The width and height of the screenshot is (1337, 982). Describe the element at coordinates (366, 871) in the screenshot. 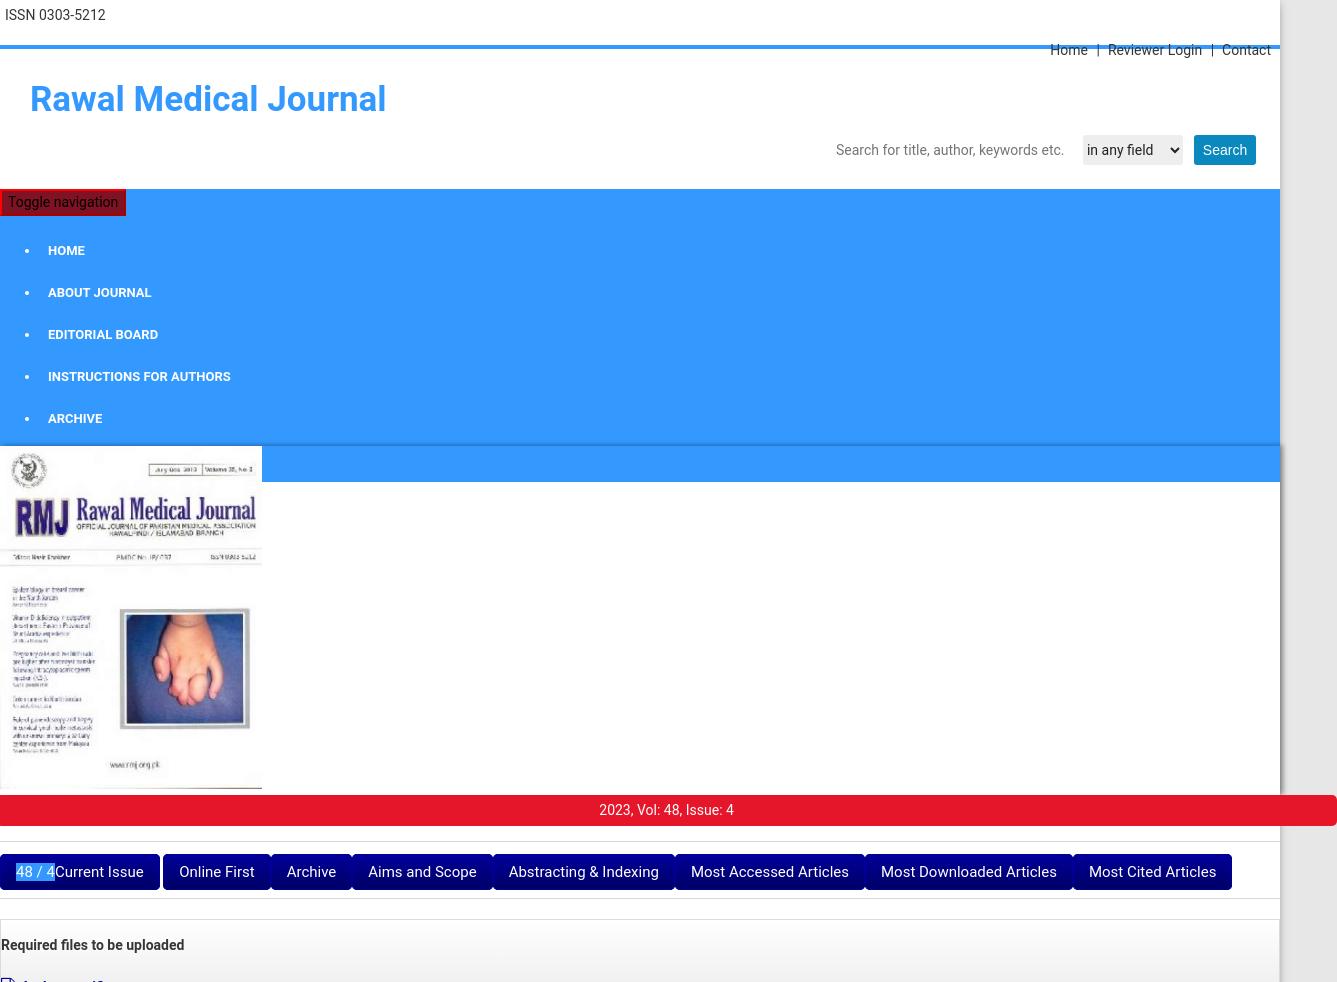

I see `'Aims and Scope'` at that location.